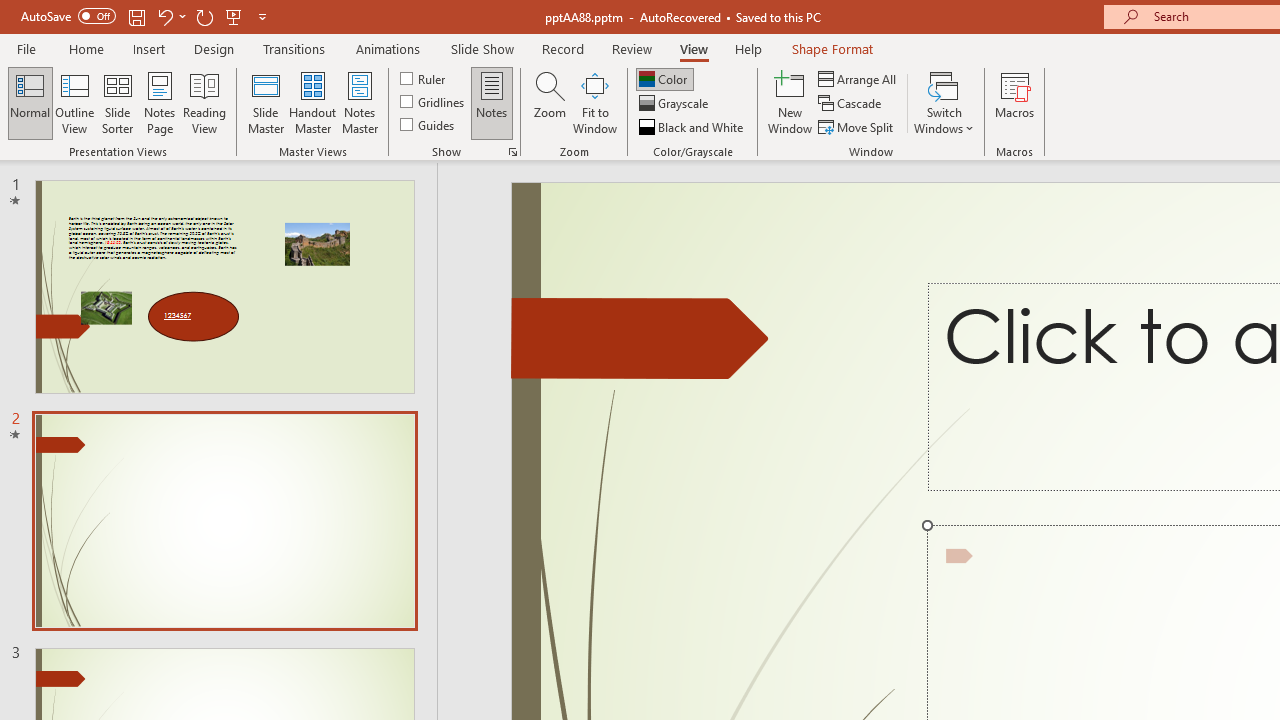 This screenshot has height=720, width=1280. Describe the element at coordinates (432, 101) in the screenshot. I see `'Gridlines'` at that location.